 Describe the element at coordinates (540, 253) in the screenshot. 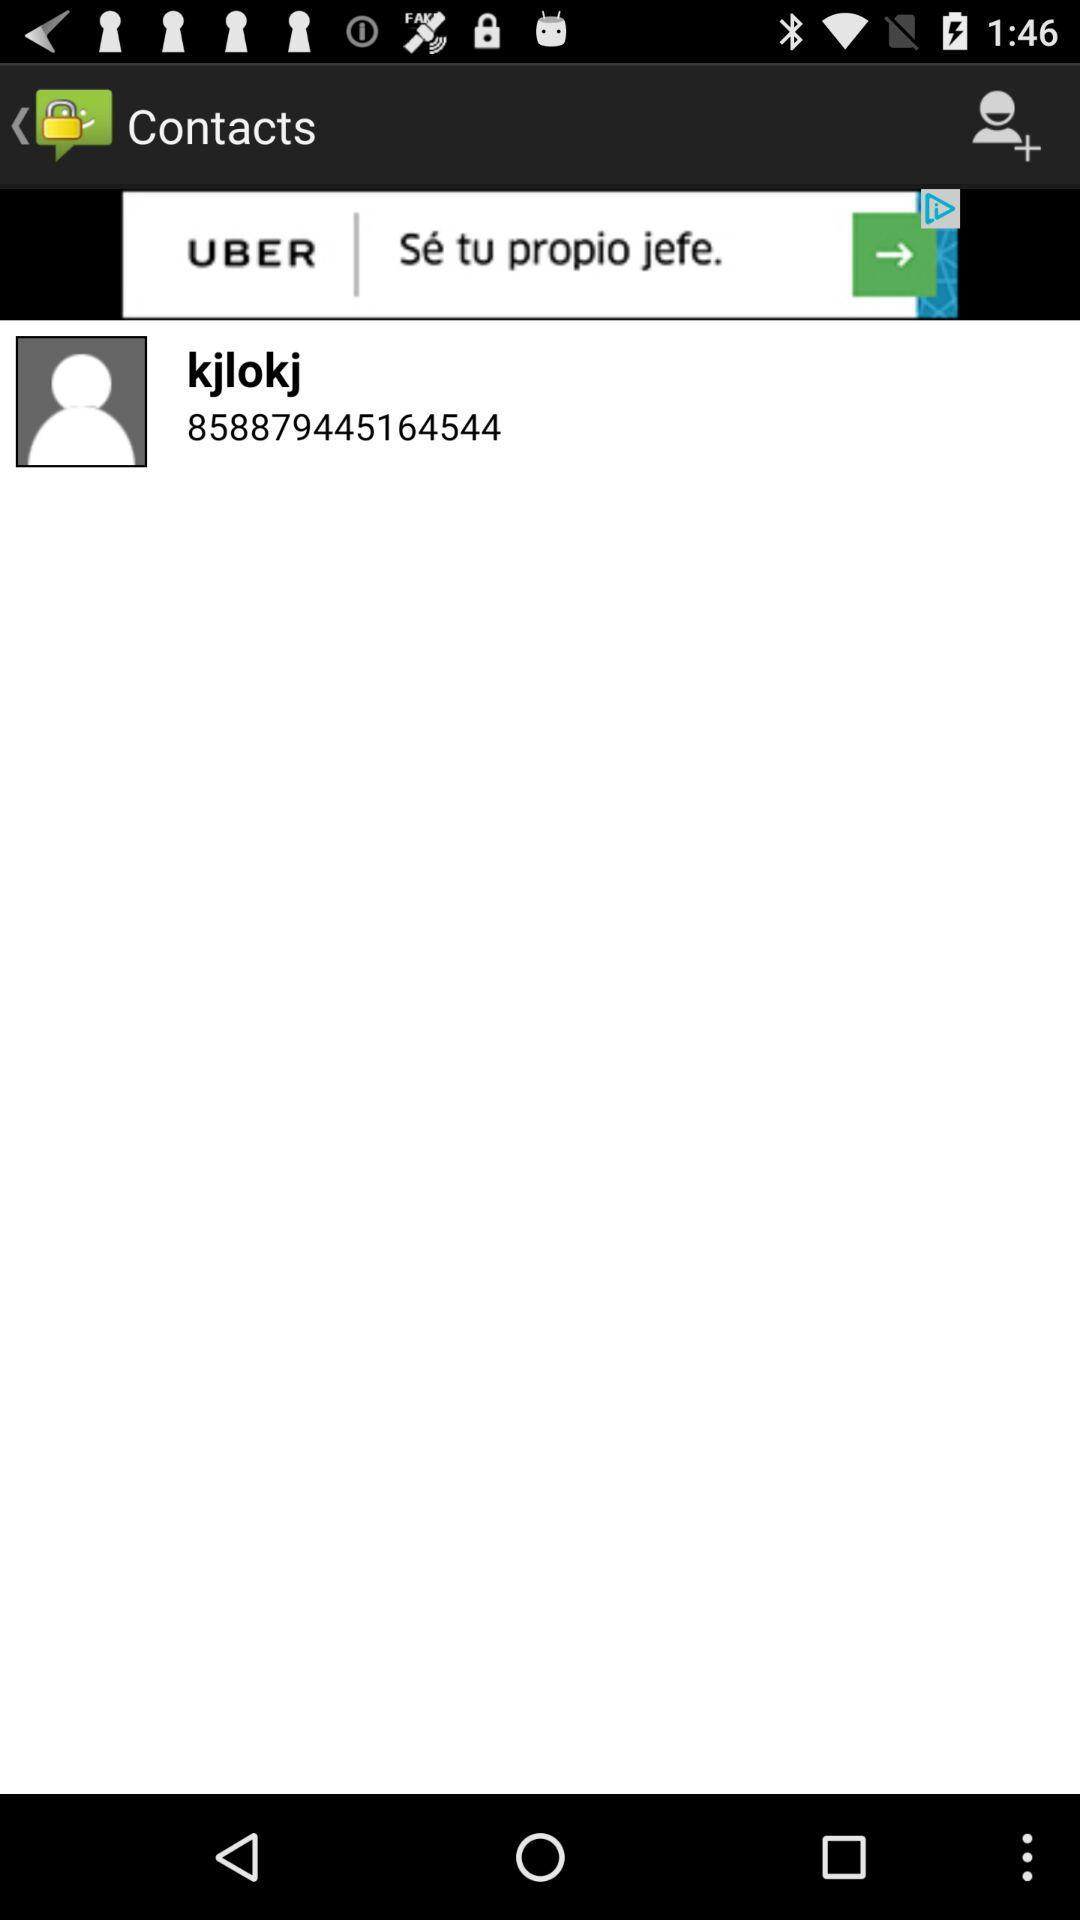

I see `advertisement link` at that location.